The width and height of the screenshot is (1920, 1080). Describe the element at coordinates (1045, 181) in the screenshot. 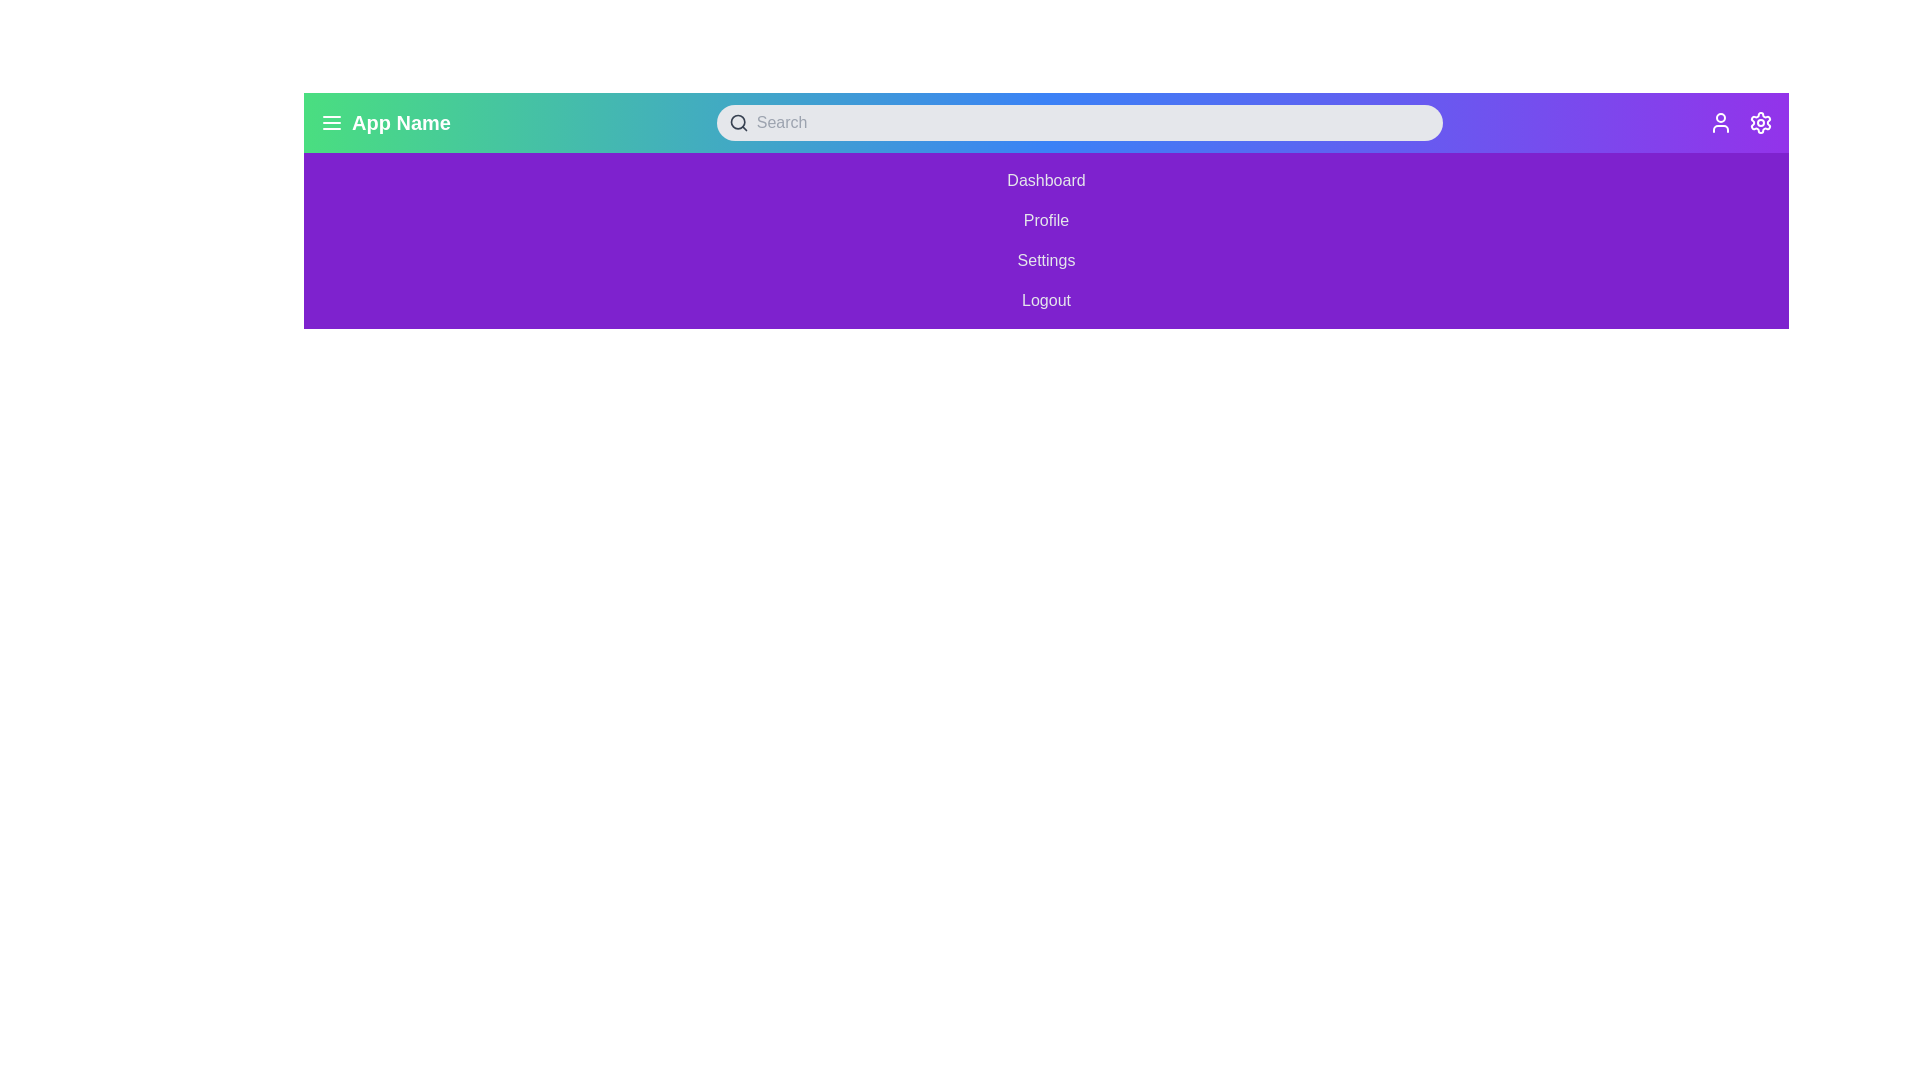

I see `the 'Dashboard' button-like text in white font color located within a purple bar` at that location.